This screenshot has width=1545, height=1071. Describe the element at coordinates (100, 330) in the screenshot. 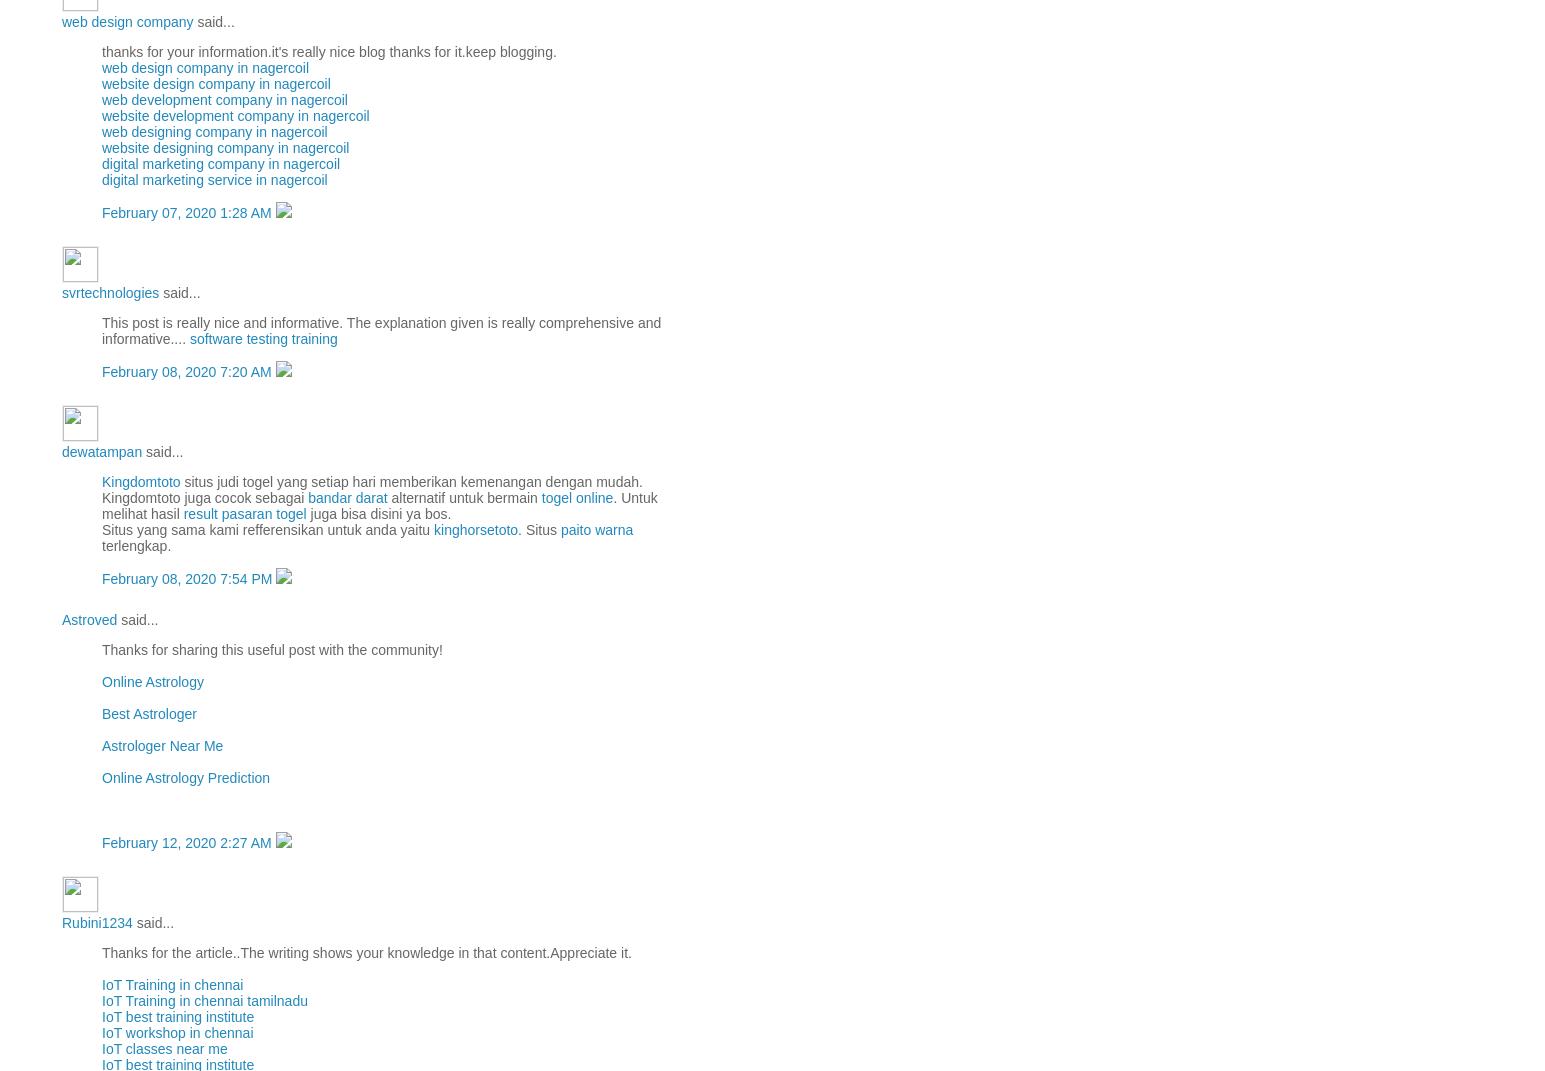

I see `'This post is really nice and informative. The explanation given is really comprehensive and informative....'` at that location.